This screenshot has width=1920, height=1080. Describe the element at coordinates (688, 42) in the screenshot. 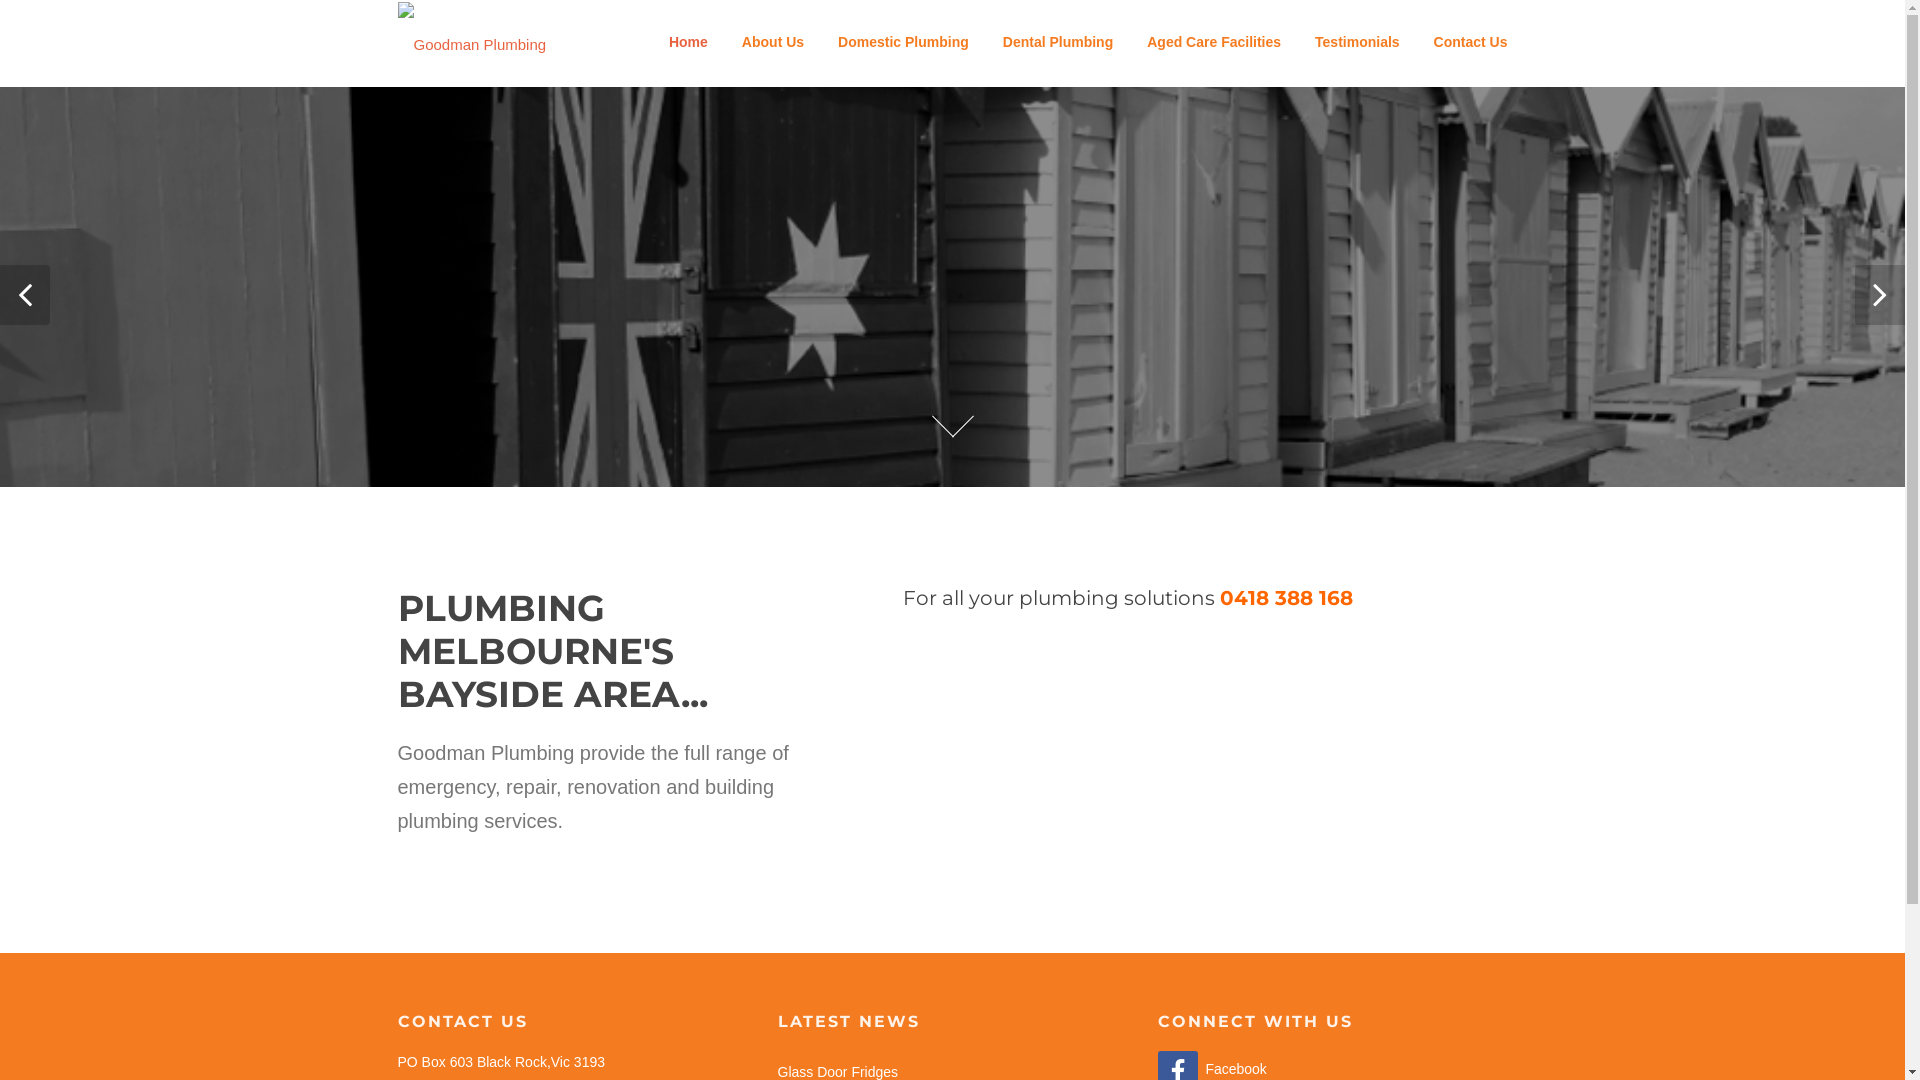

I see `'Home'` at that location.